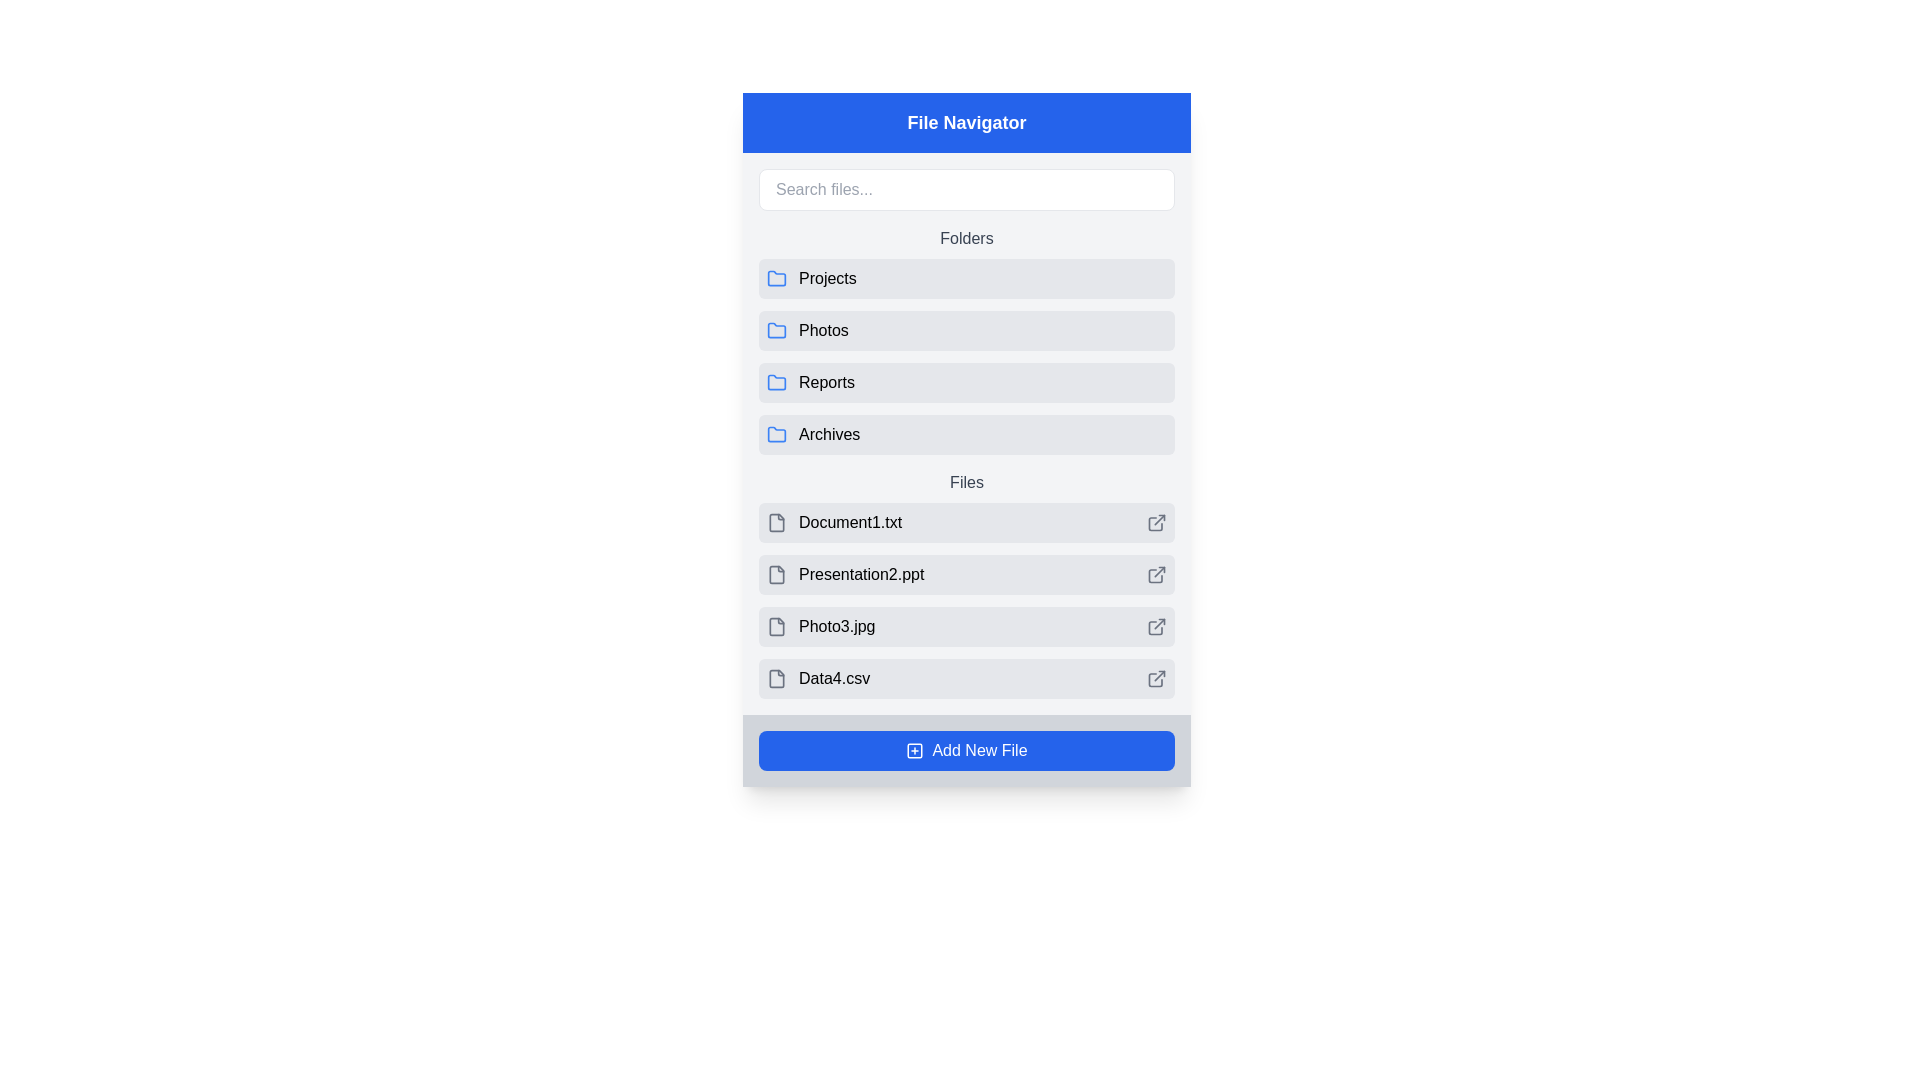  What do you see at coordinates (827, 278) in the screenshot?
I see `the static text label displaying 'Projects' in black font located` at bounding box center [827, 278].